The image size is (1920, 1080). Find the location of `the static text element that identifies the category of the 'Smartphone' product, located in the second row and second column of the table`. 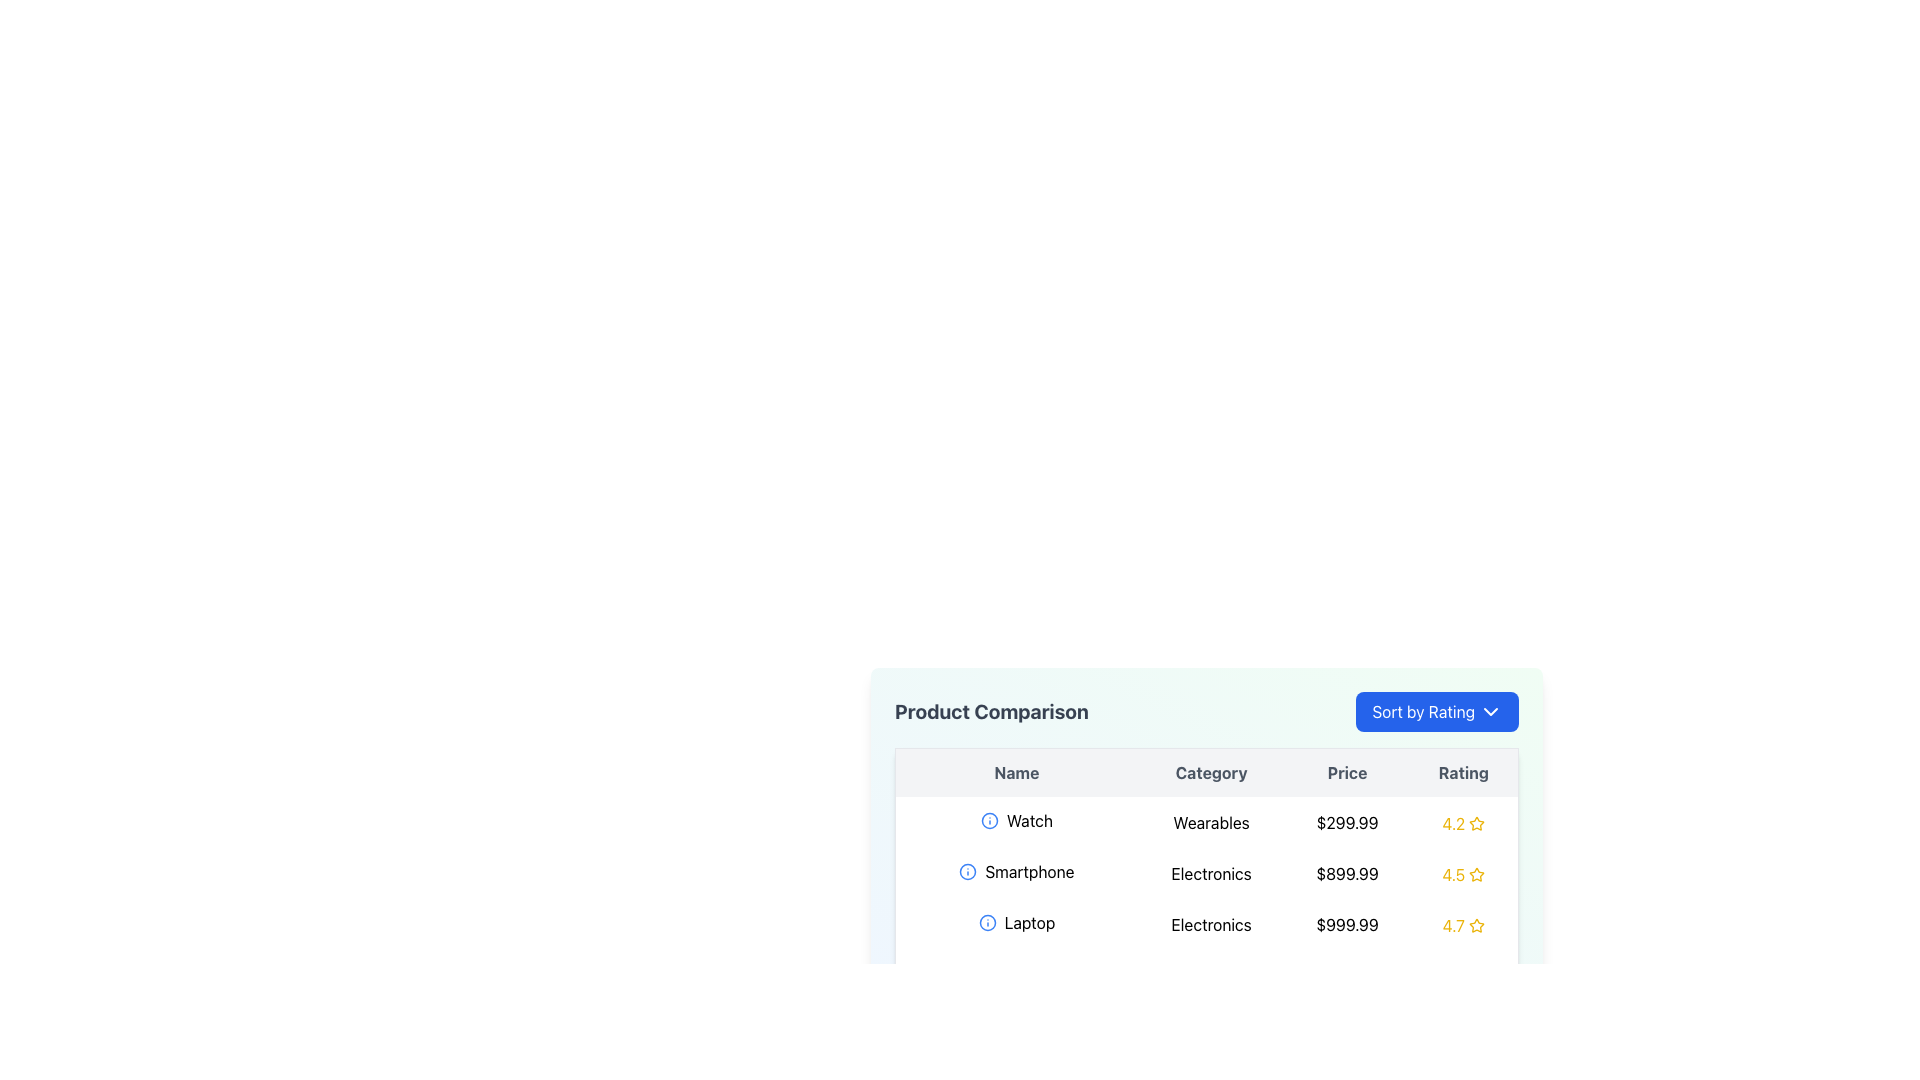

the static text element that identifies the category of the 'Smartphone' product, located in the second row and second column of the table is located at coordinates (1210, 872).